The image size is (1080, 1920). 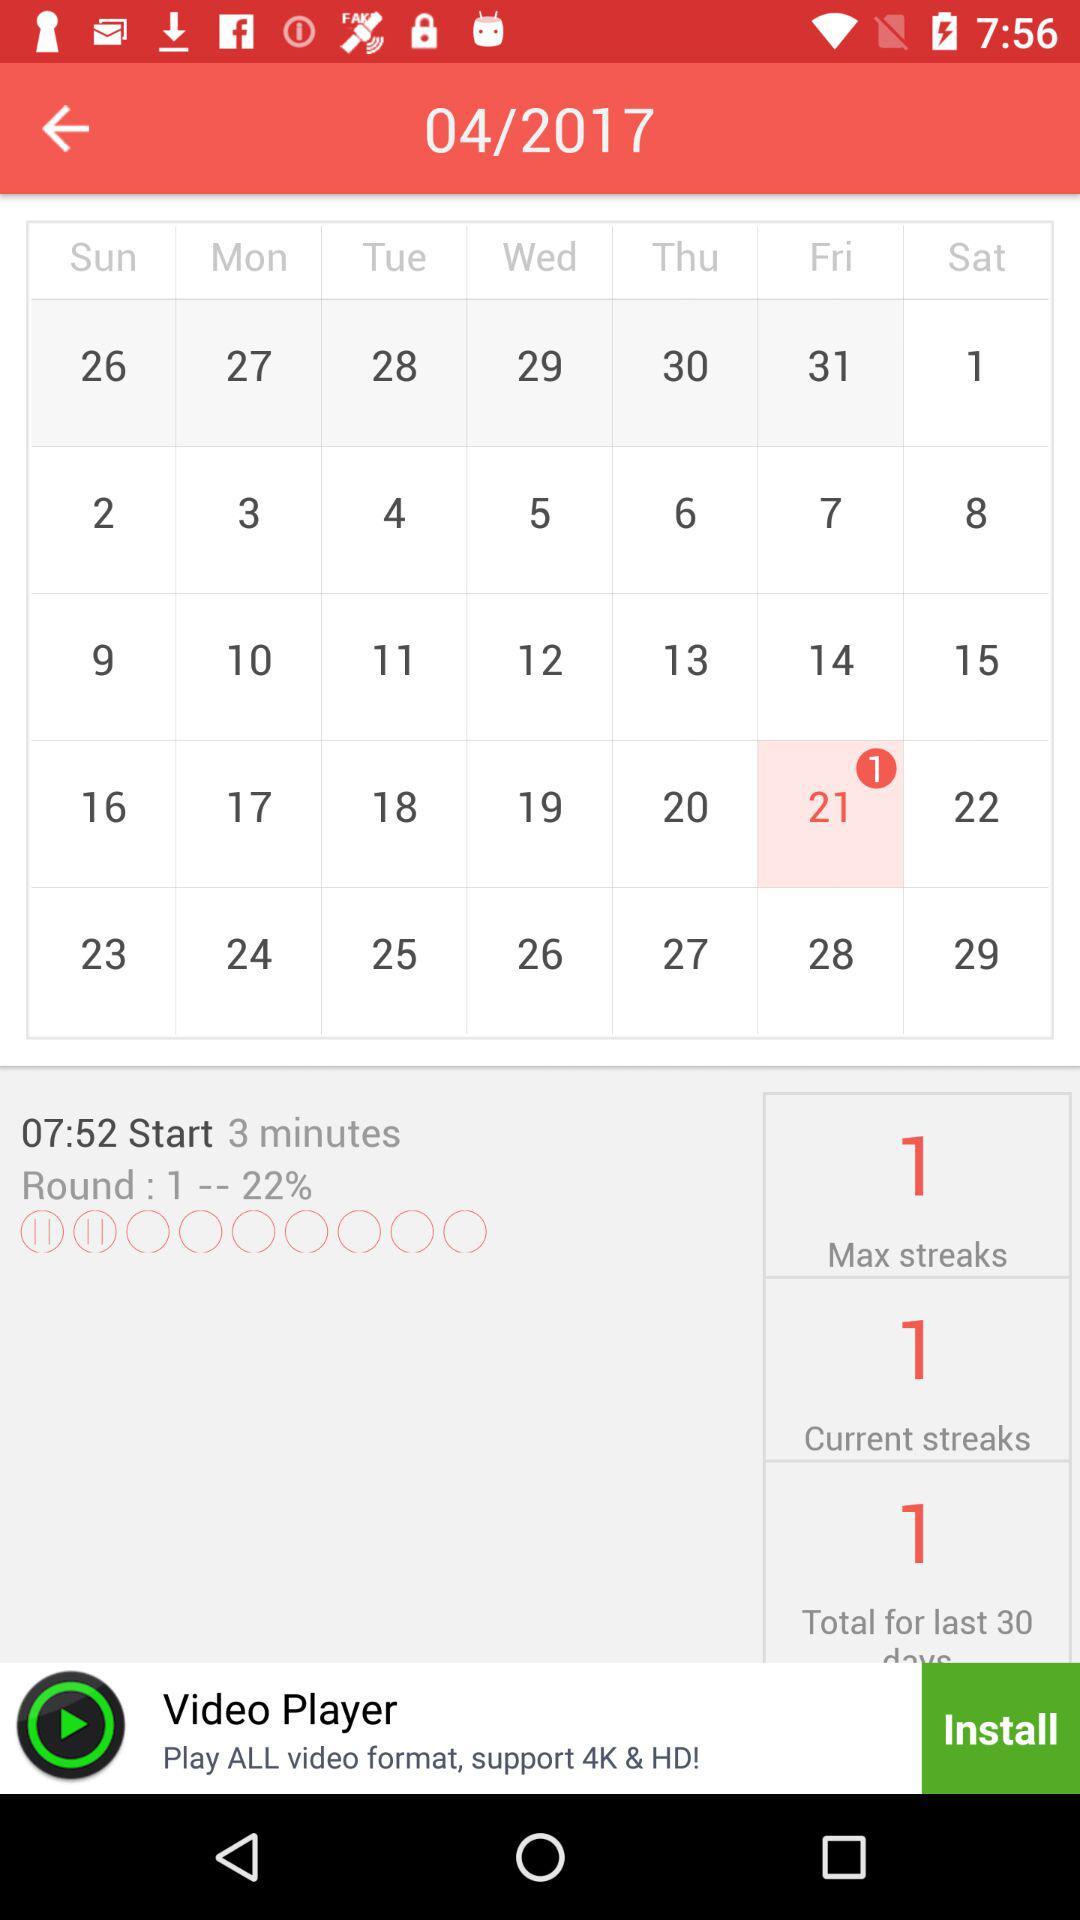 What do you see at coordinates (314, 1131) in the screenshot?
I see `the icon next to the 07:52 start` at bounding box center [314, 1131].